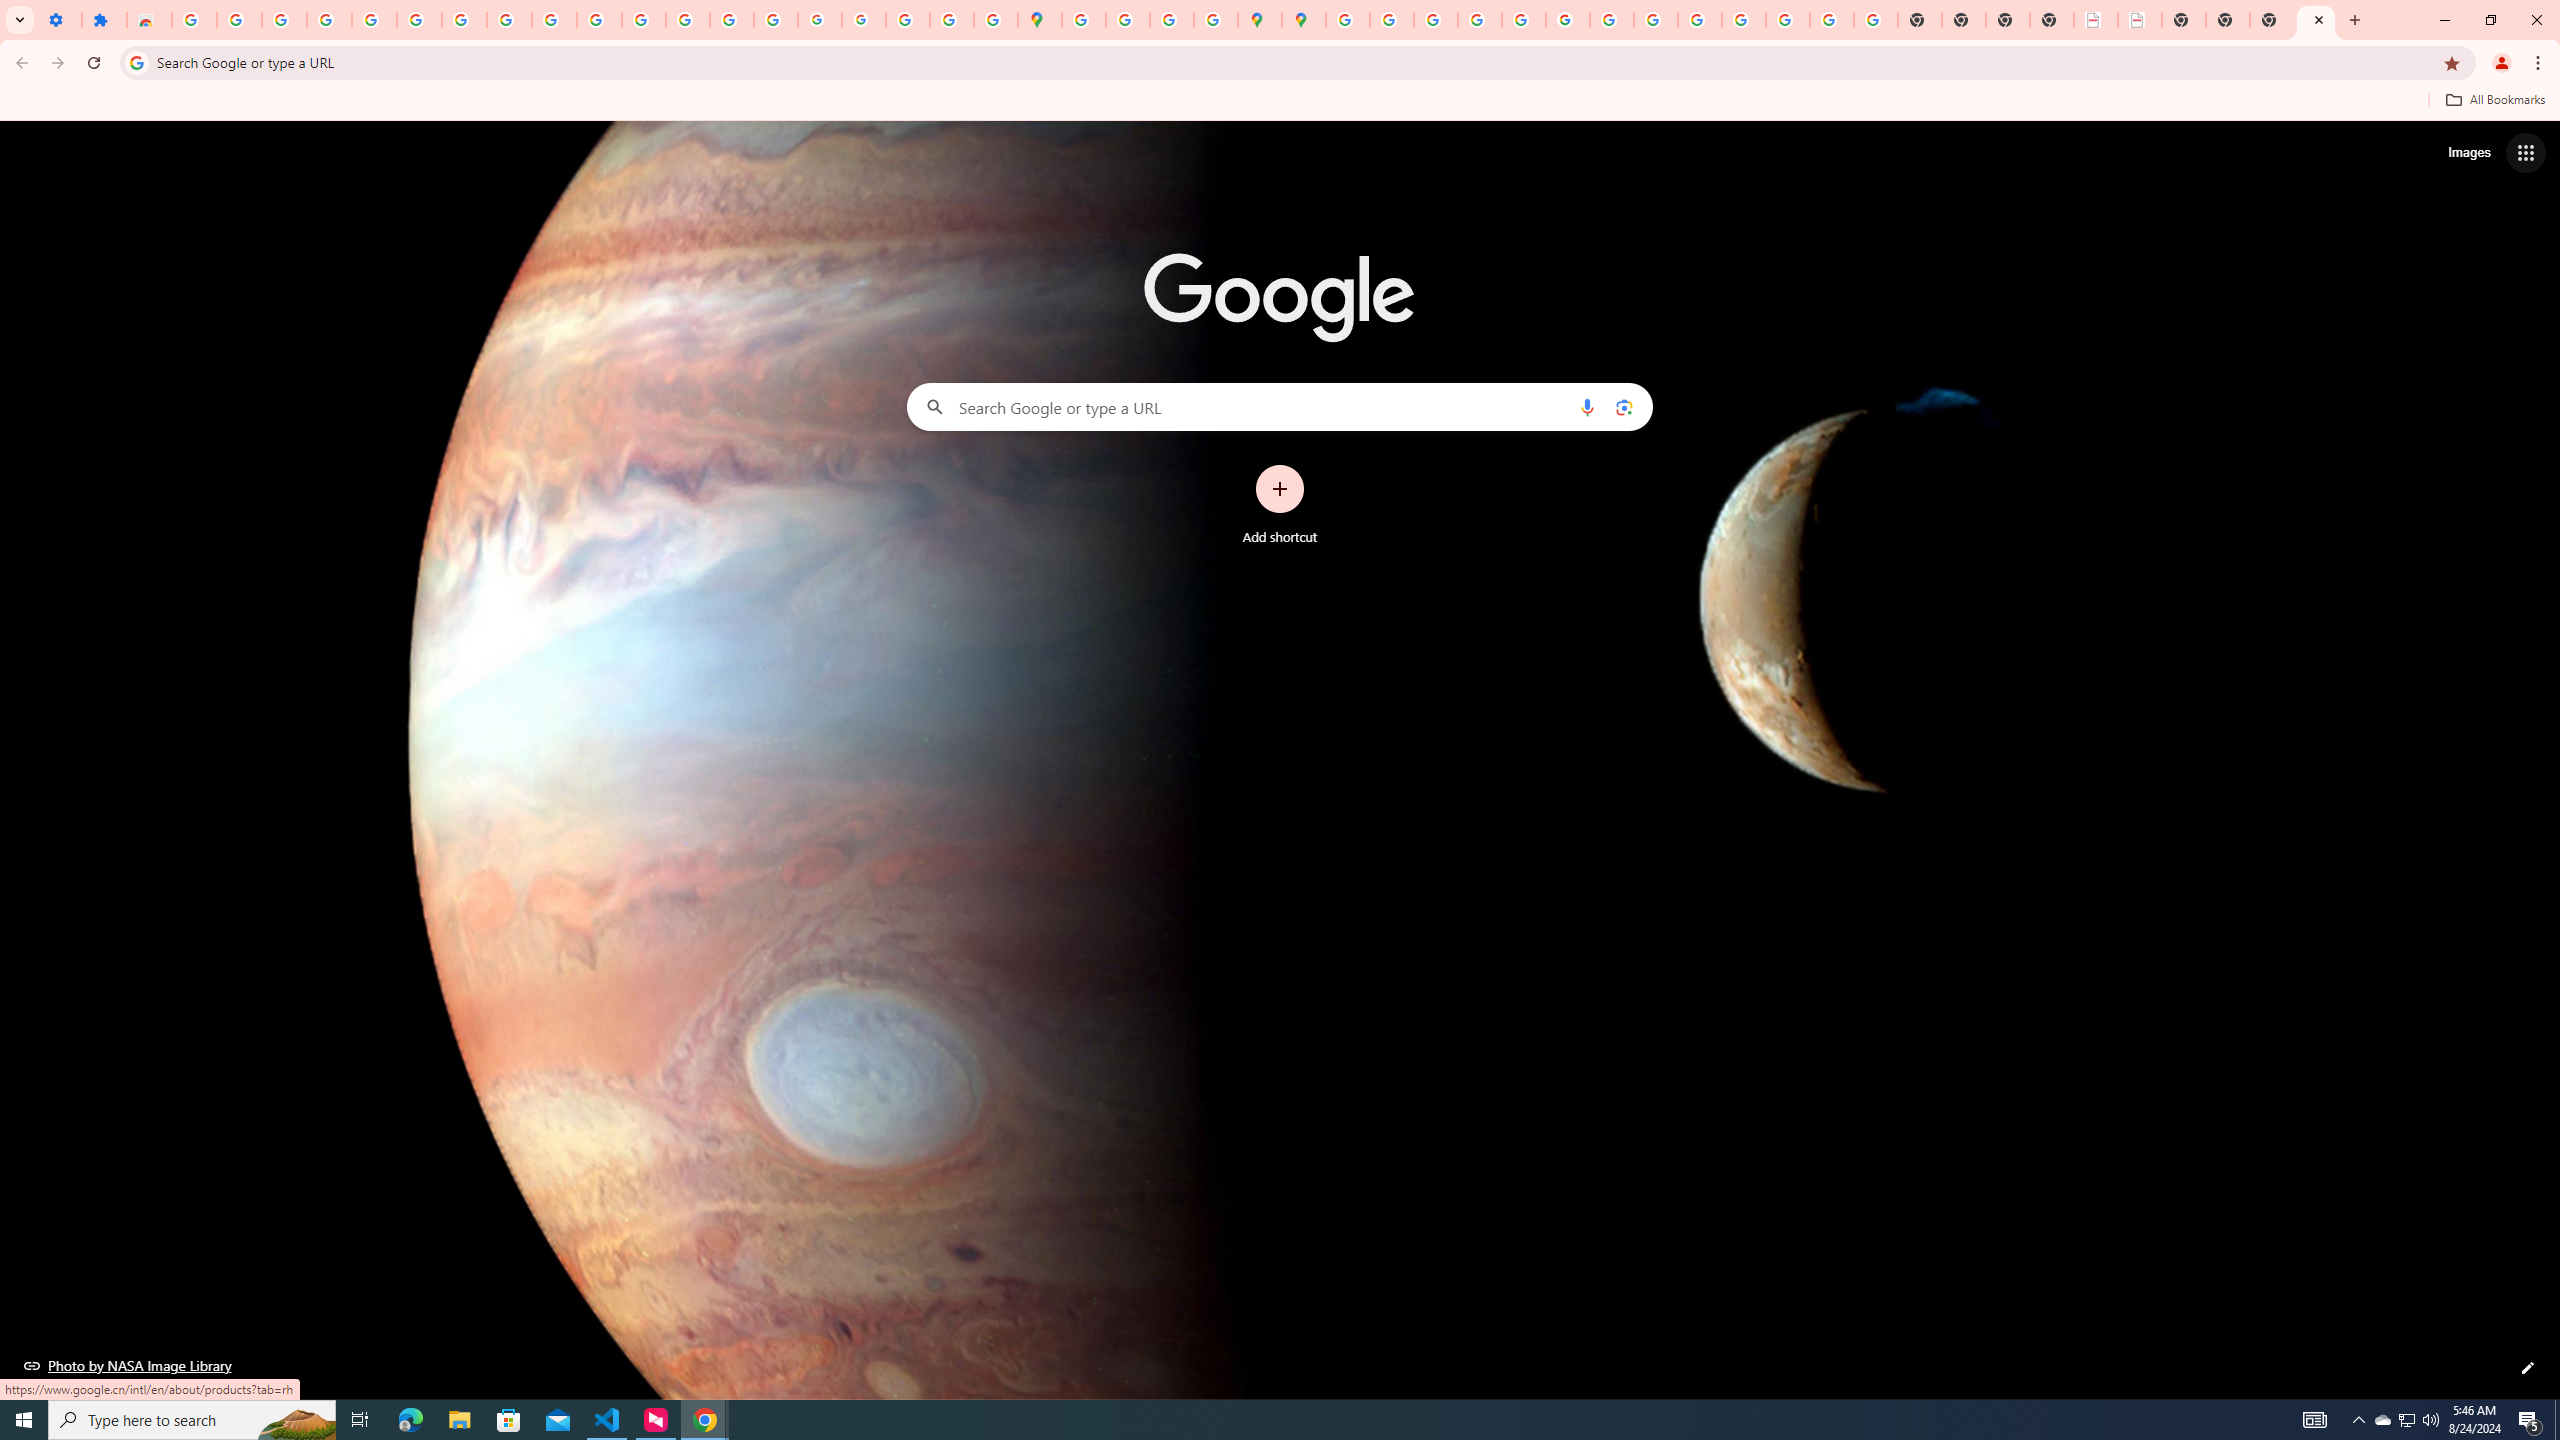 The width and height of the screenshot is (2560, 1440). What do you see at coordinates (1479, 19) in the screenshot?
I see `'Privacy Help Center - Policies Help'` at bounding box center [1479, 19].